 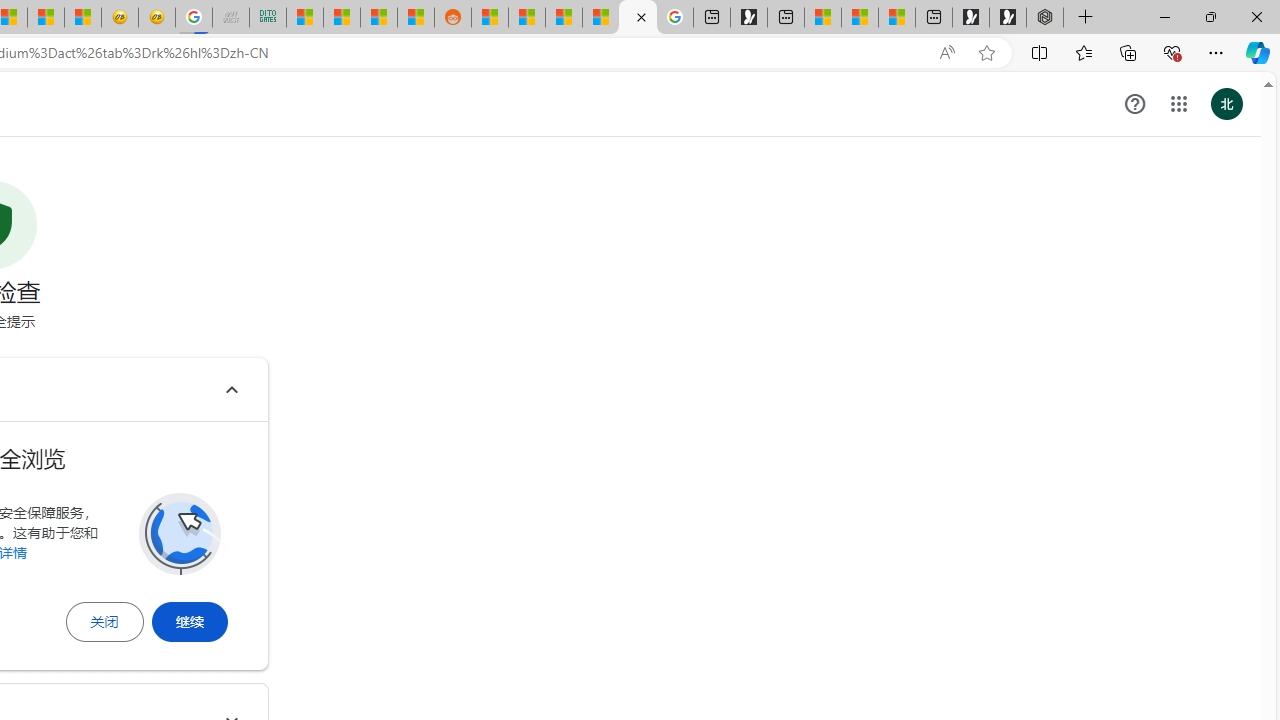 What do you see at coordinates (896, 17) in the screenshot?
I see `'These 3 Stocks Pay You More Than 5% to Own Them'` at bounding box center [896, 17].